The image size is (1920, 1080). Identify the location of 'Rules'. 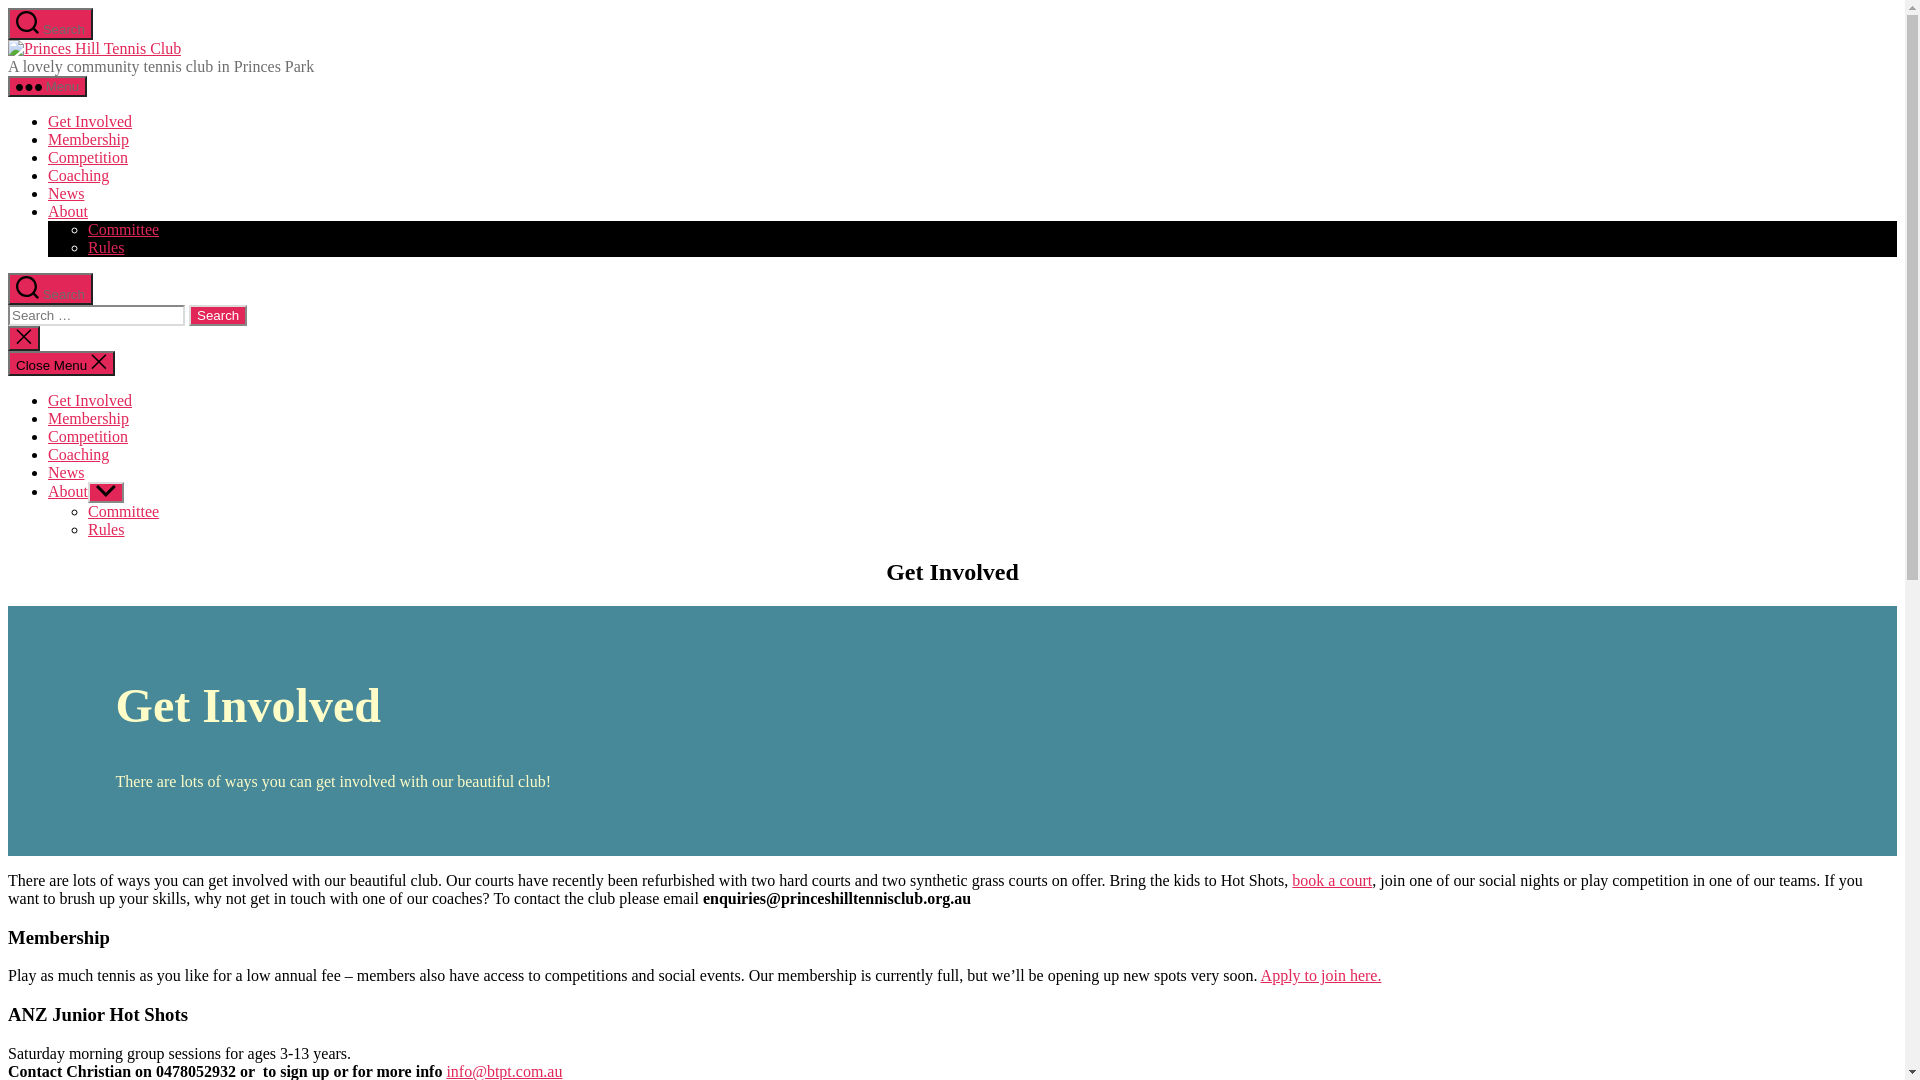
(104, 528).